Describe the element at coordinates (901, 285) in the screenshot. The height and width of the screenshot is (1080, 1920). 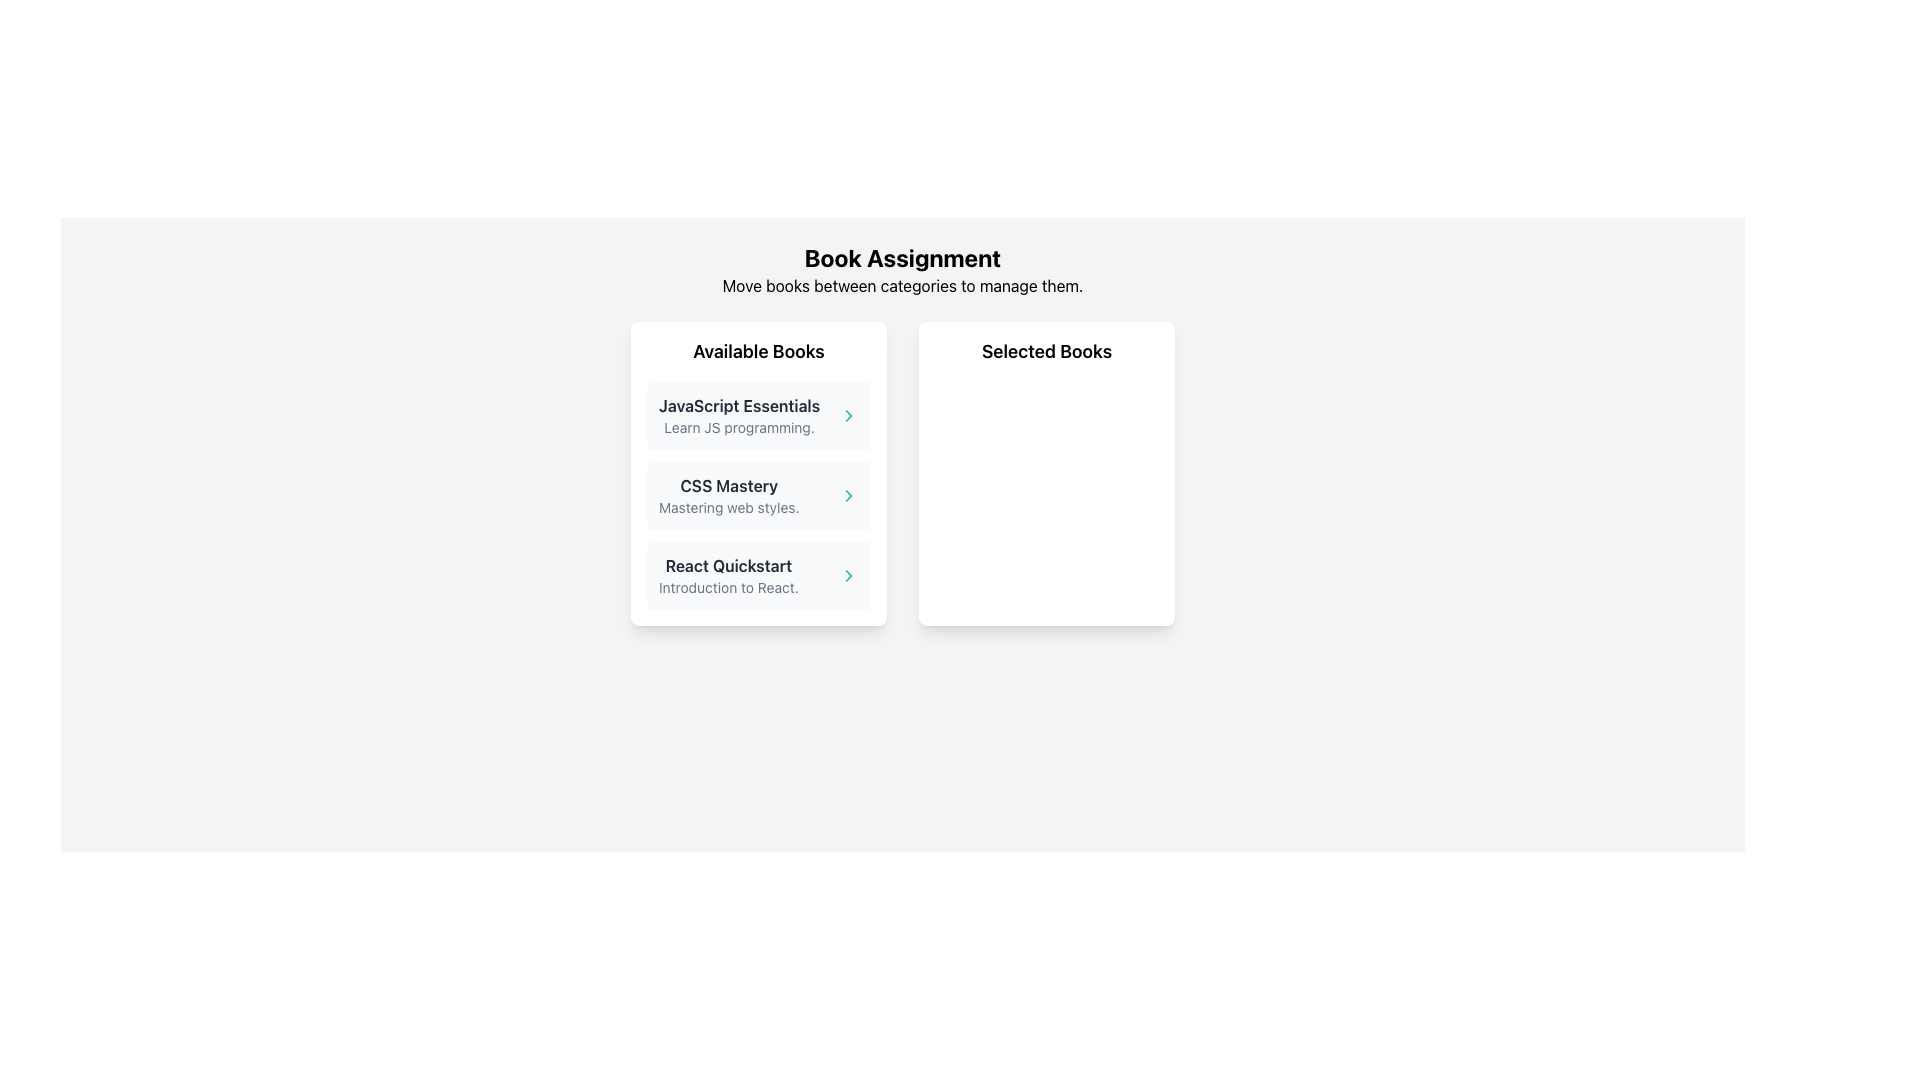
I see `text element that contains 'Move books between categories to manage them.' located directly beneath the bold header 'Book Assignment'` at that location.